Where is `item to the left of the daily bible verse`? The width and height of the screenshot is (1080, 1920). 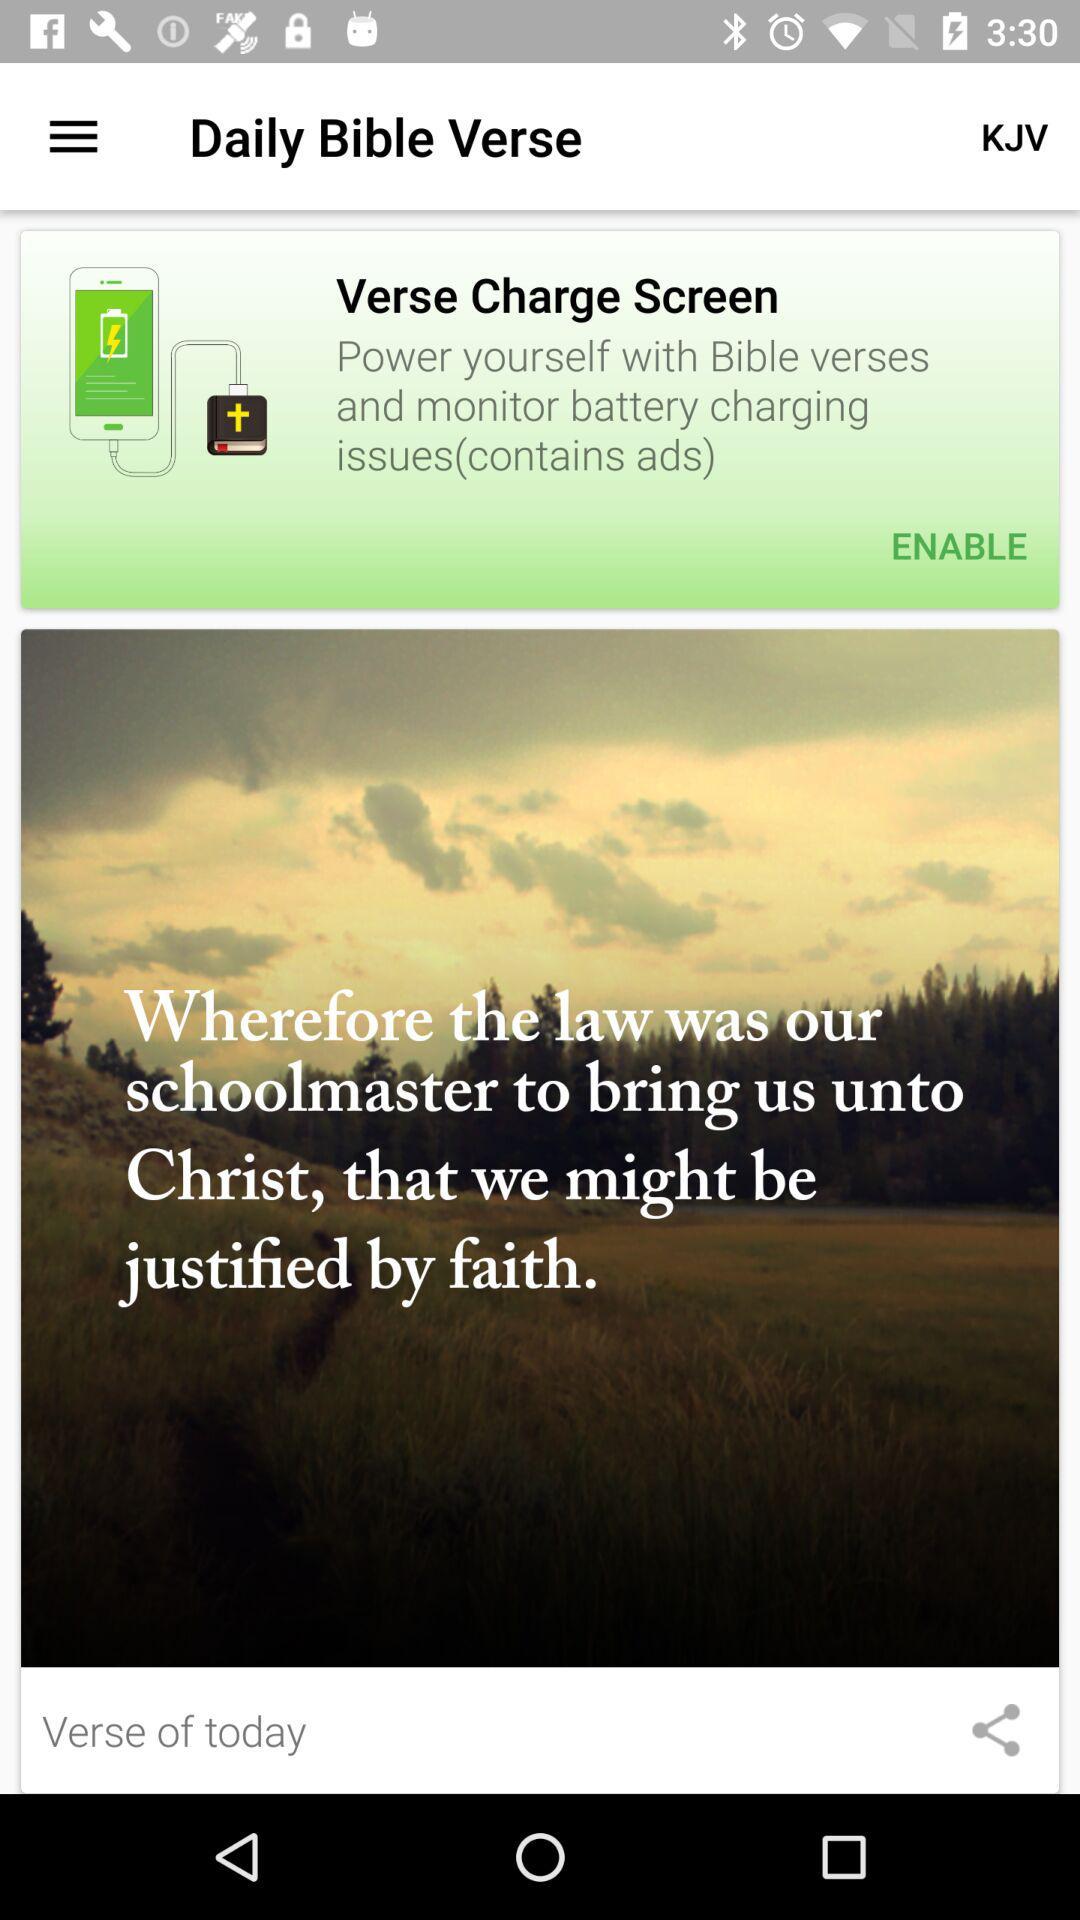
item to the left of the daily bible verse is located at coordinates (72, 135).